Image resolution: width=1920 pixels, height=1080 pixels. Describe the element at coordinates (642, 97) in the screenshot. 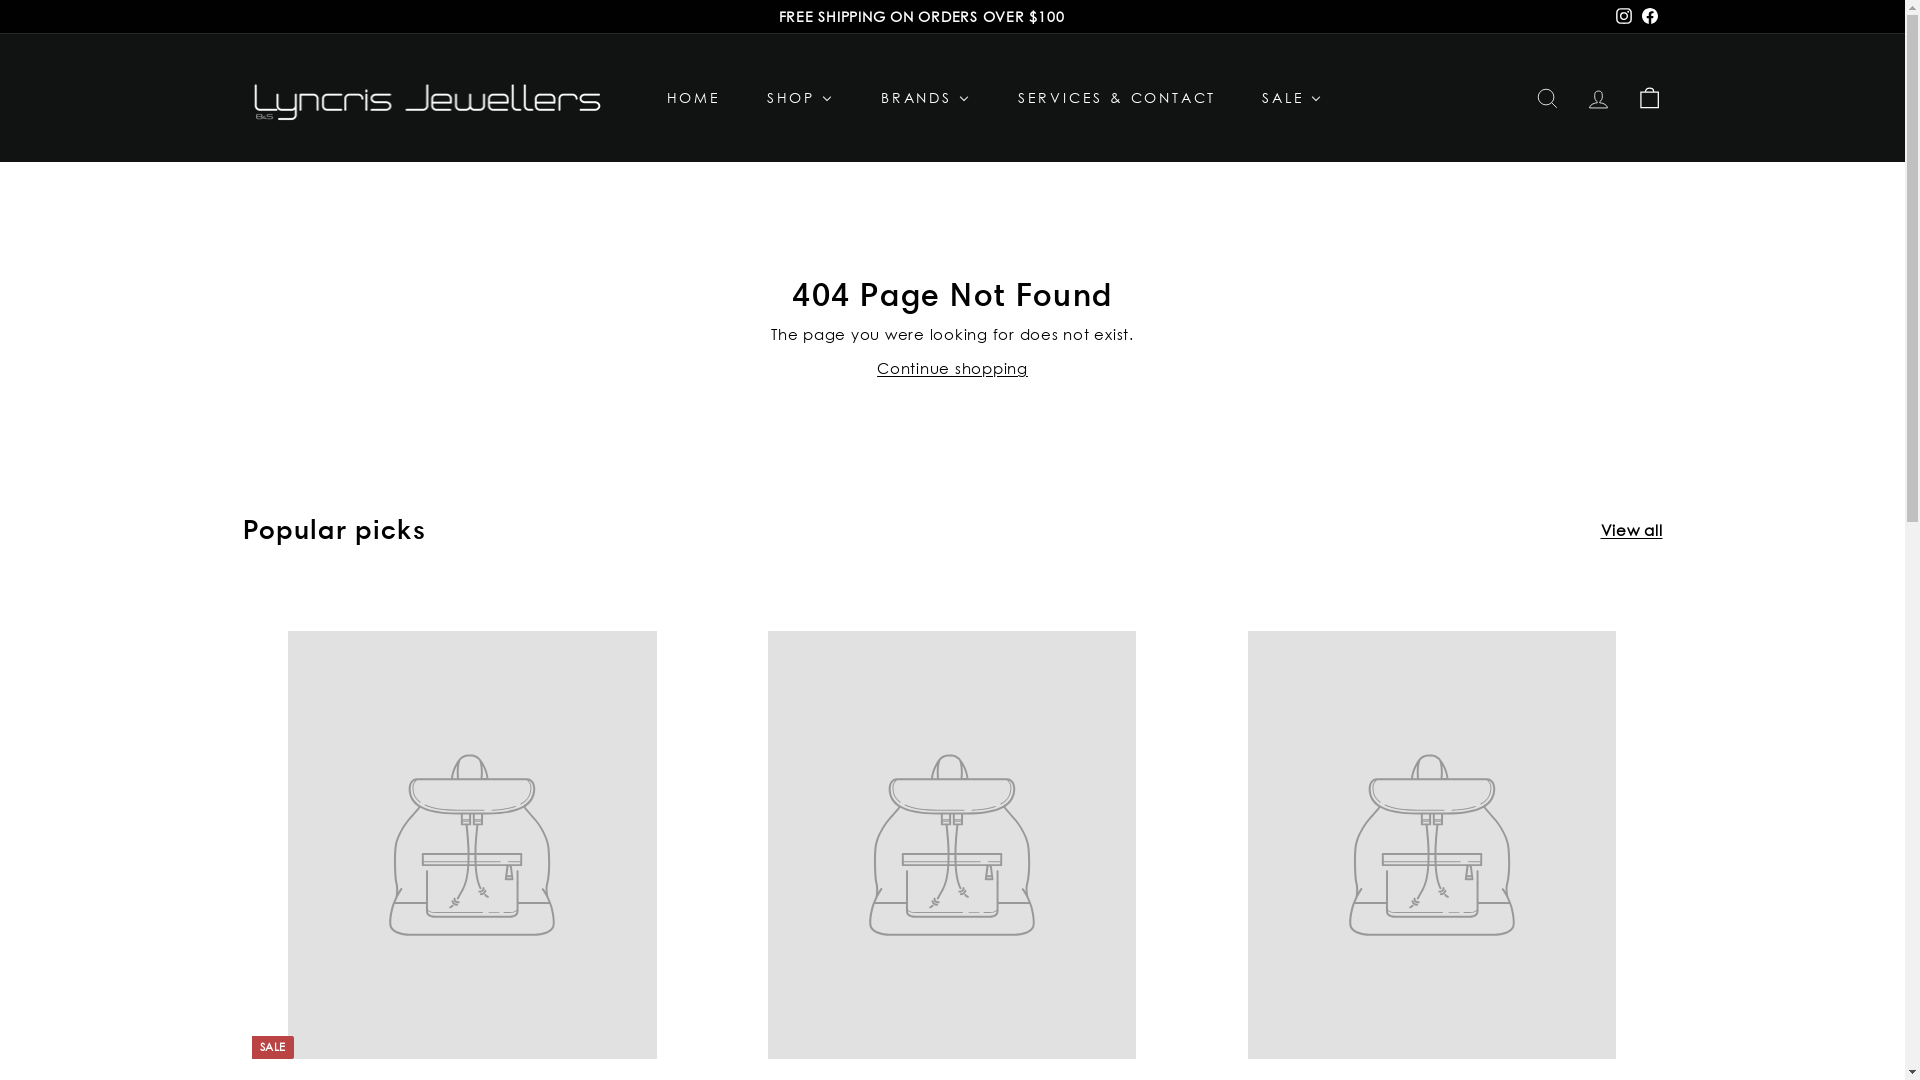

I see `'HOME'` at that location.